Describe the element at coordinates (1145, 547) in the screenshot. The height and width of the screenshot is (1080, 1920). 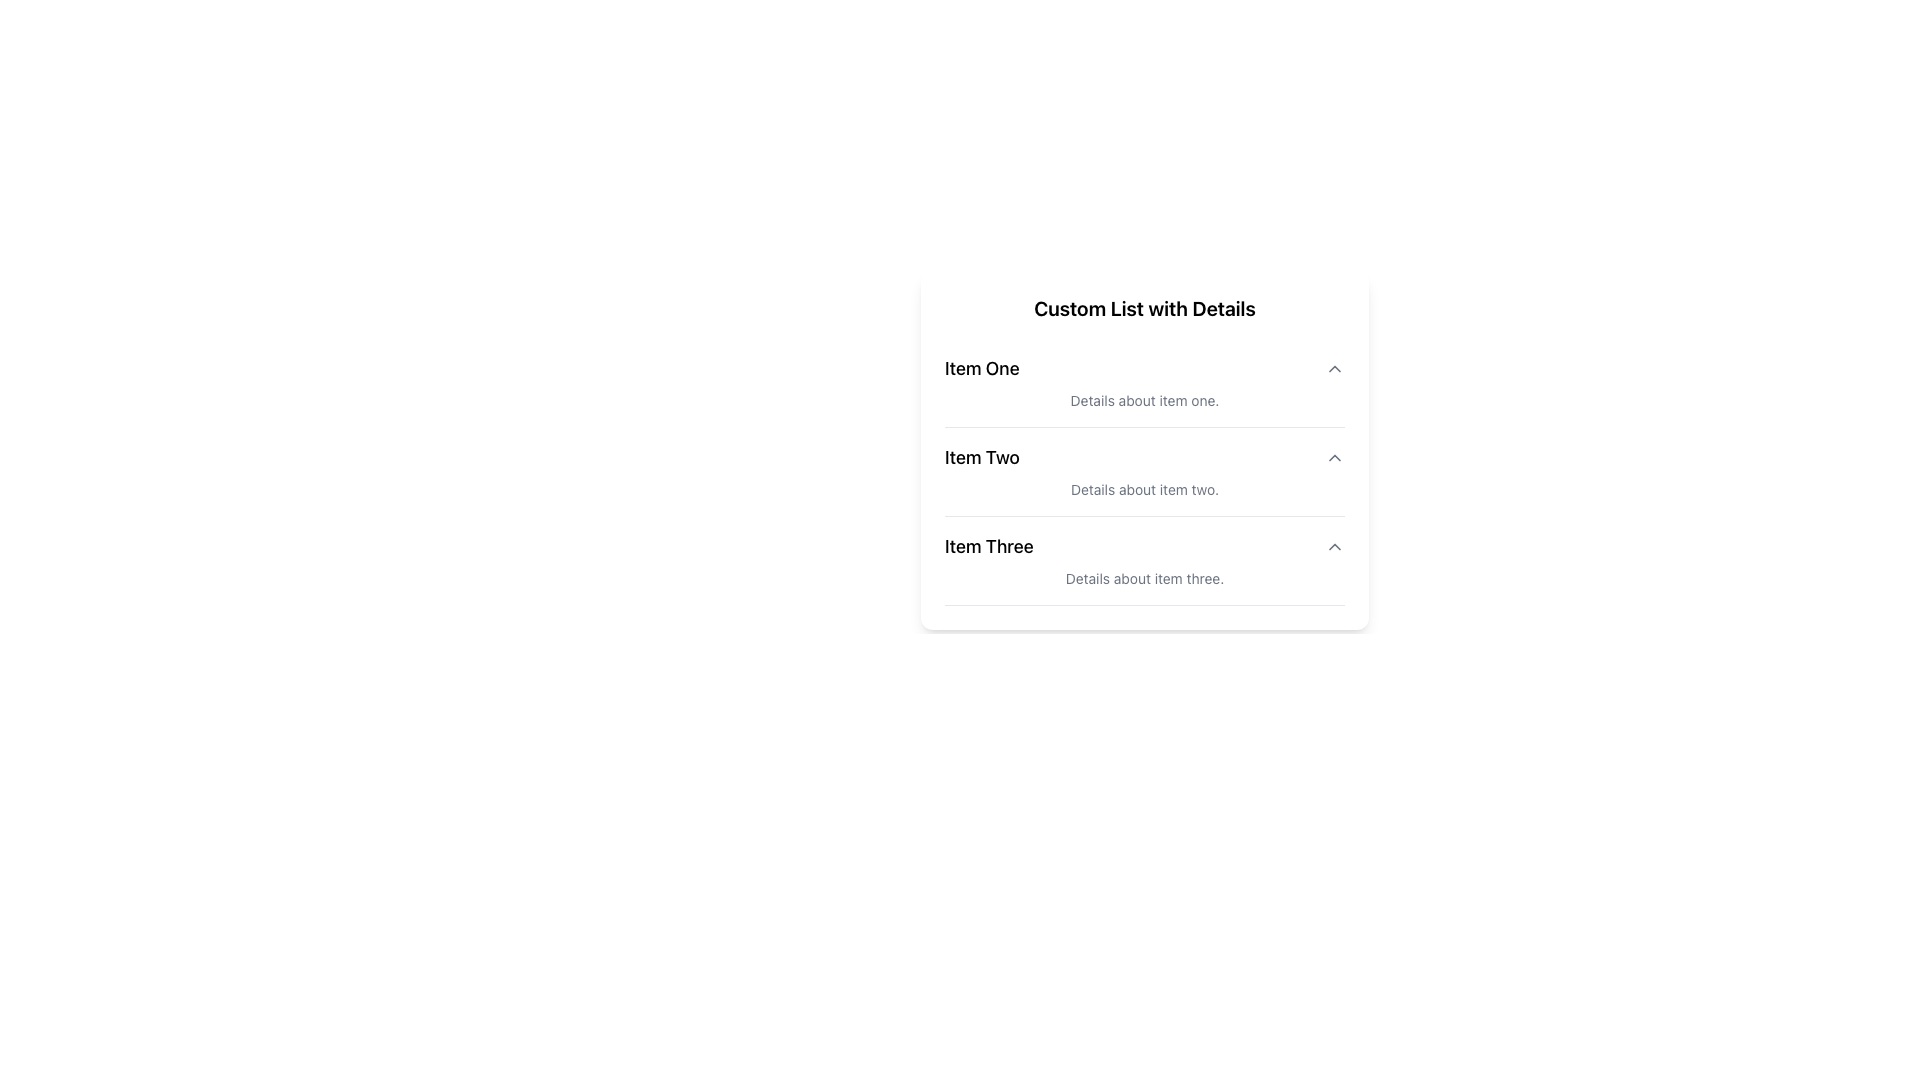
I see `the 'Item Three' menu item` at that location.